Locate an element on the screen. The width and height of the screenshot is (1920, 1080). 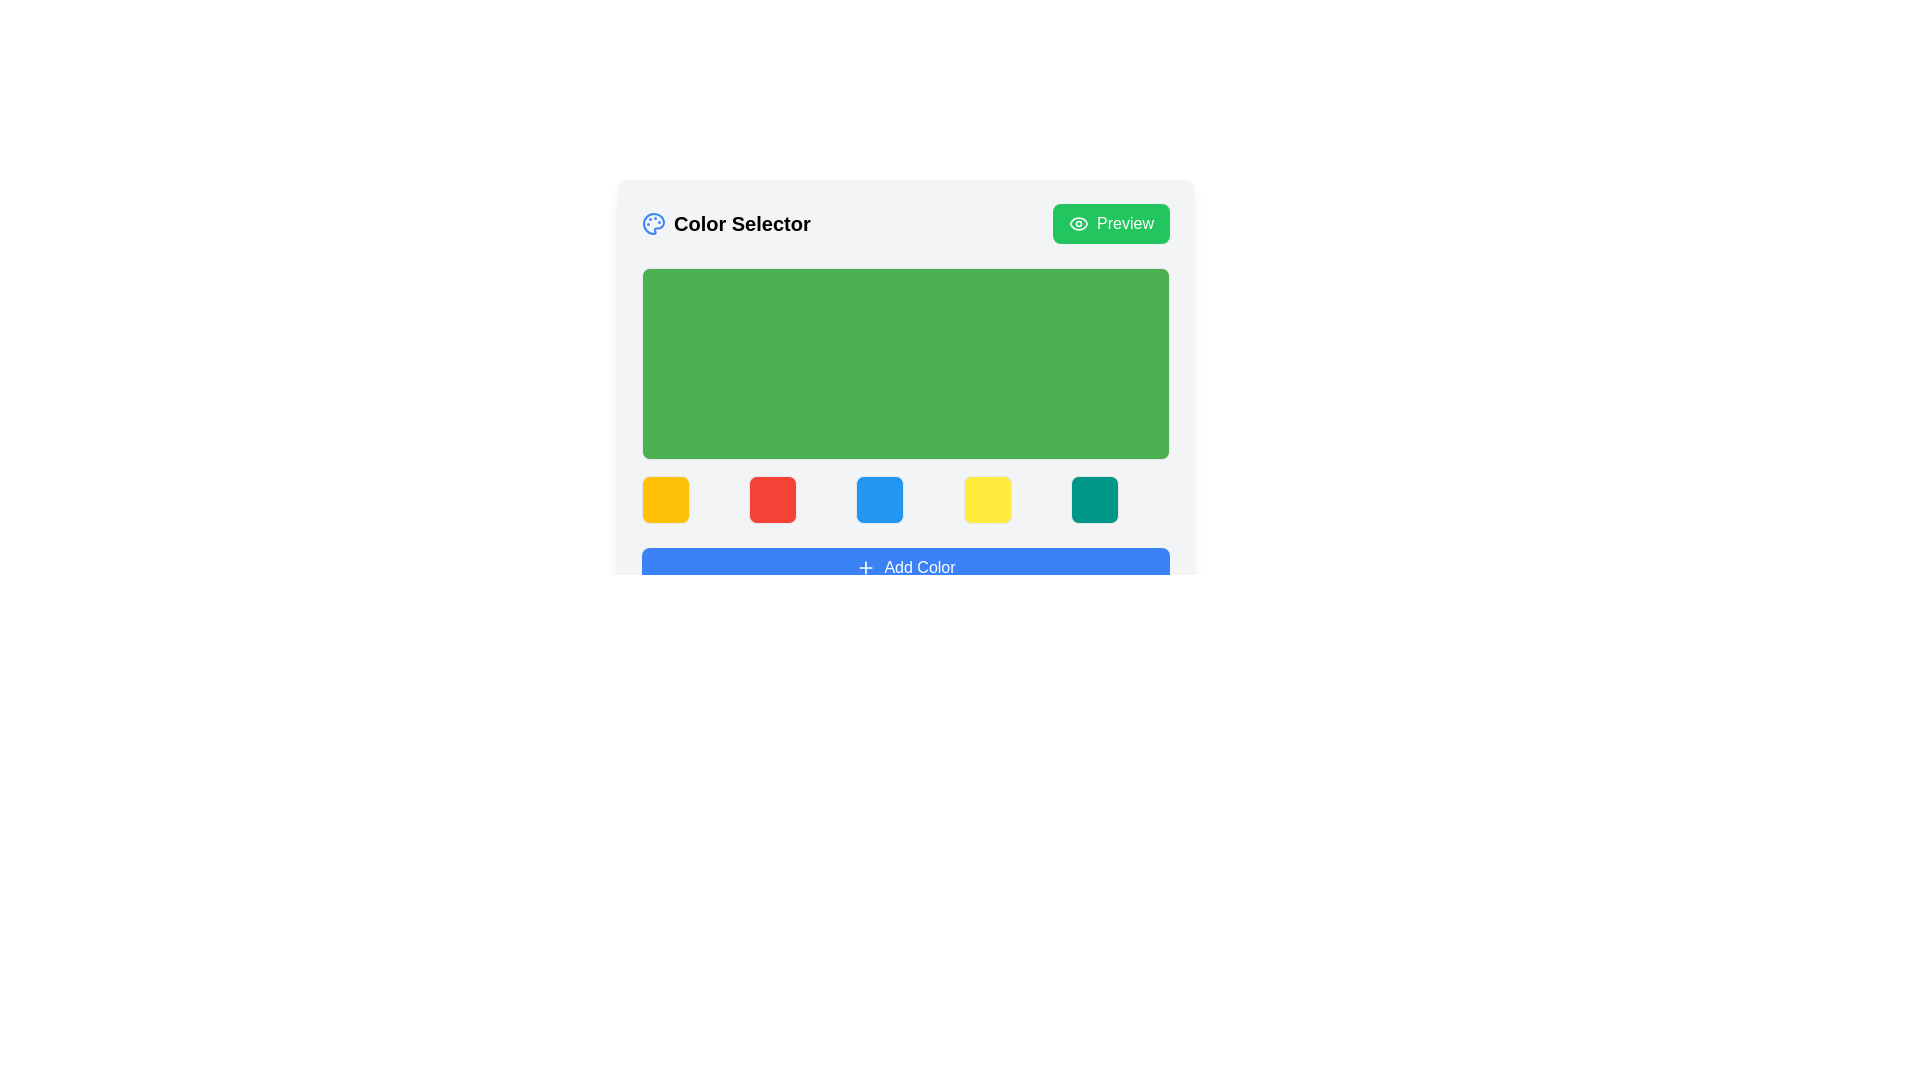
the outermost elliptical shape resembling an eye outline in the top-right corner of the interface is located at coordinates (1078, 223).